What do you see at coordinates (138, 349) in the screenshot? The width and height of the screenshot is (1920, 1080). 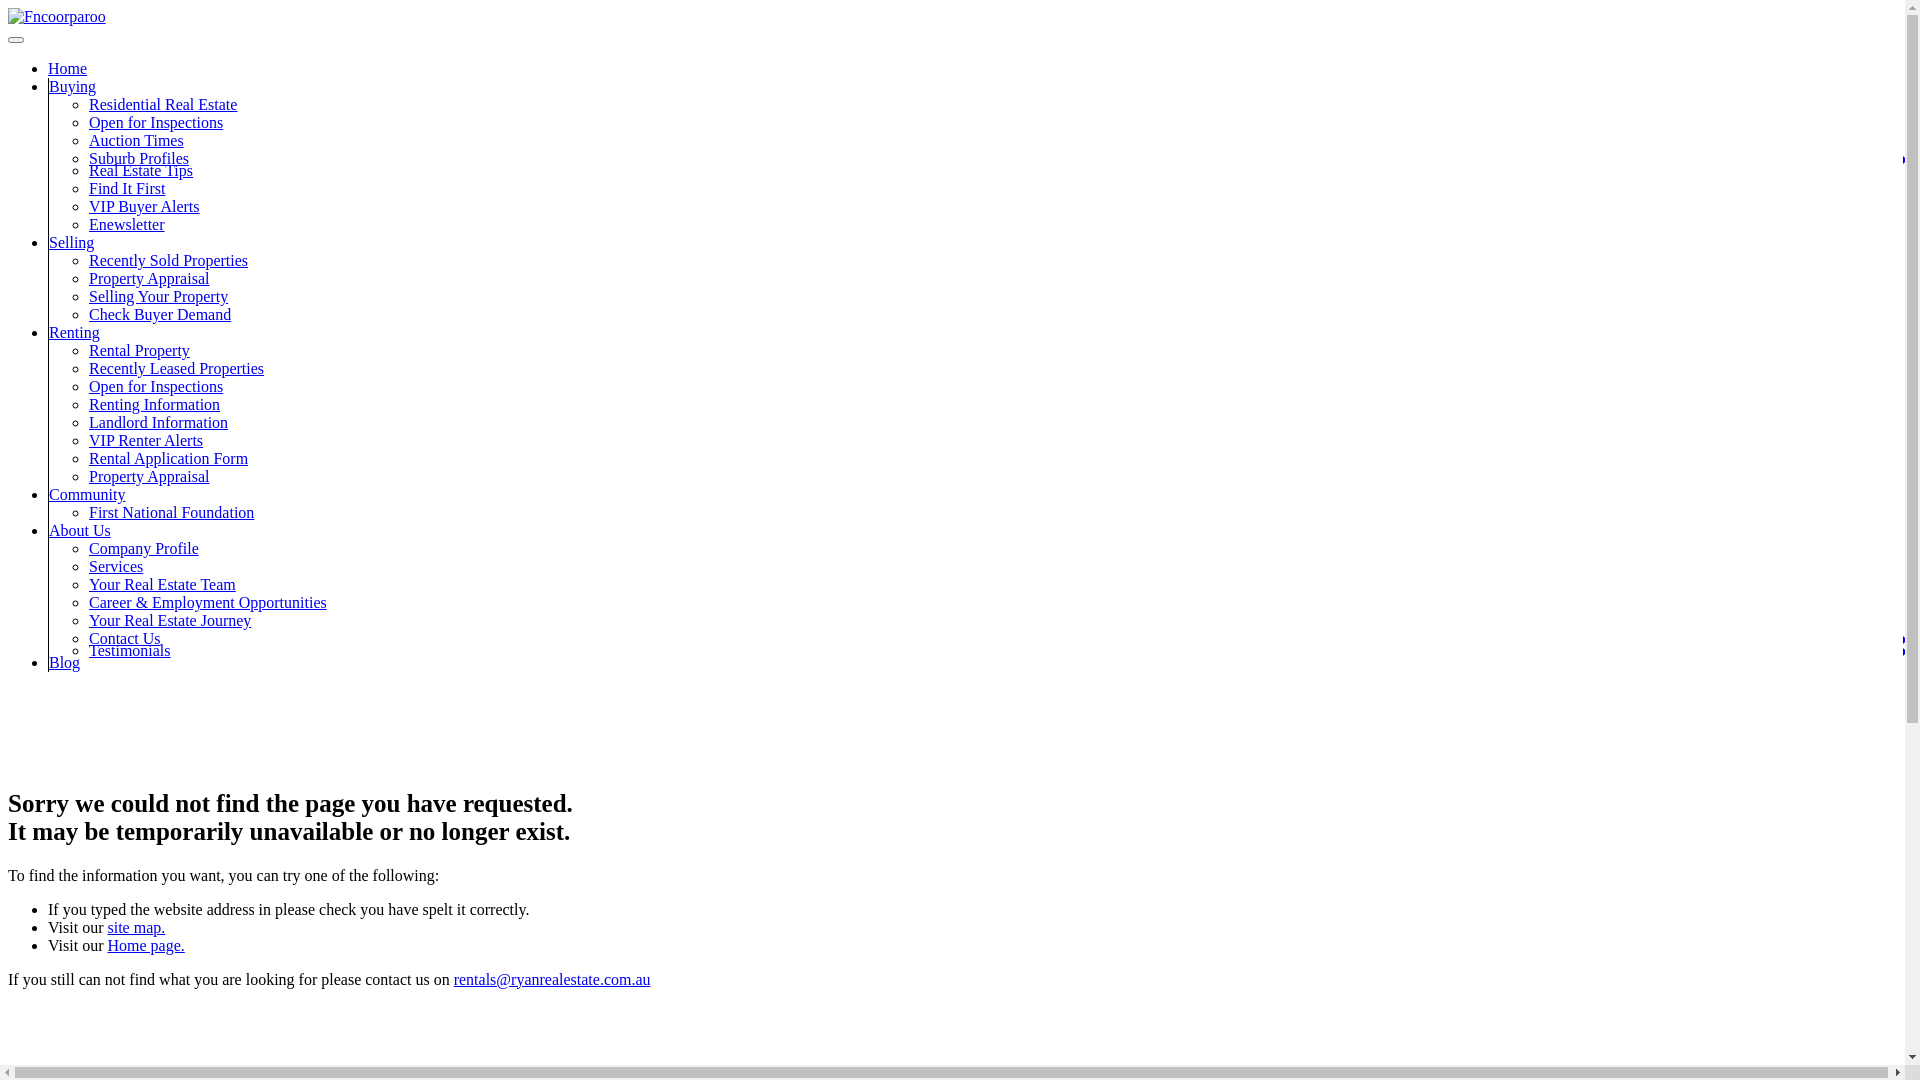 I see `'Rental Property'` at bounding box center [138, 349].